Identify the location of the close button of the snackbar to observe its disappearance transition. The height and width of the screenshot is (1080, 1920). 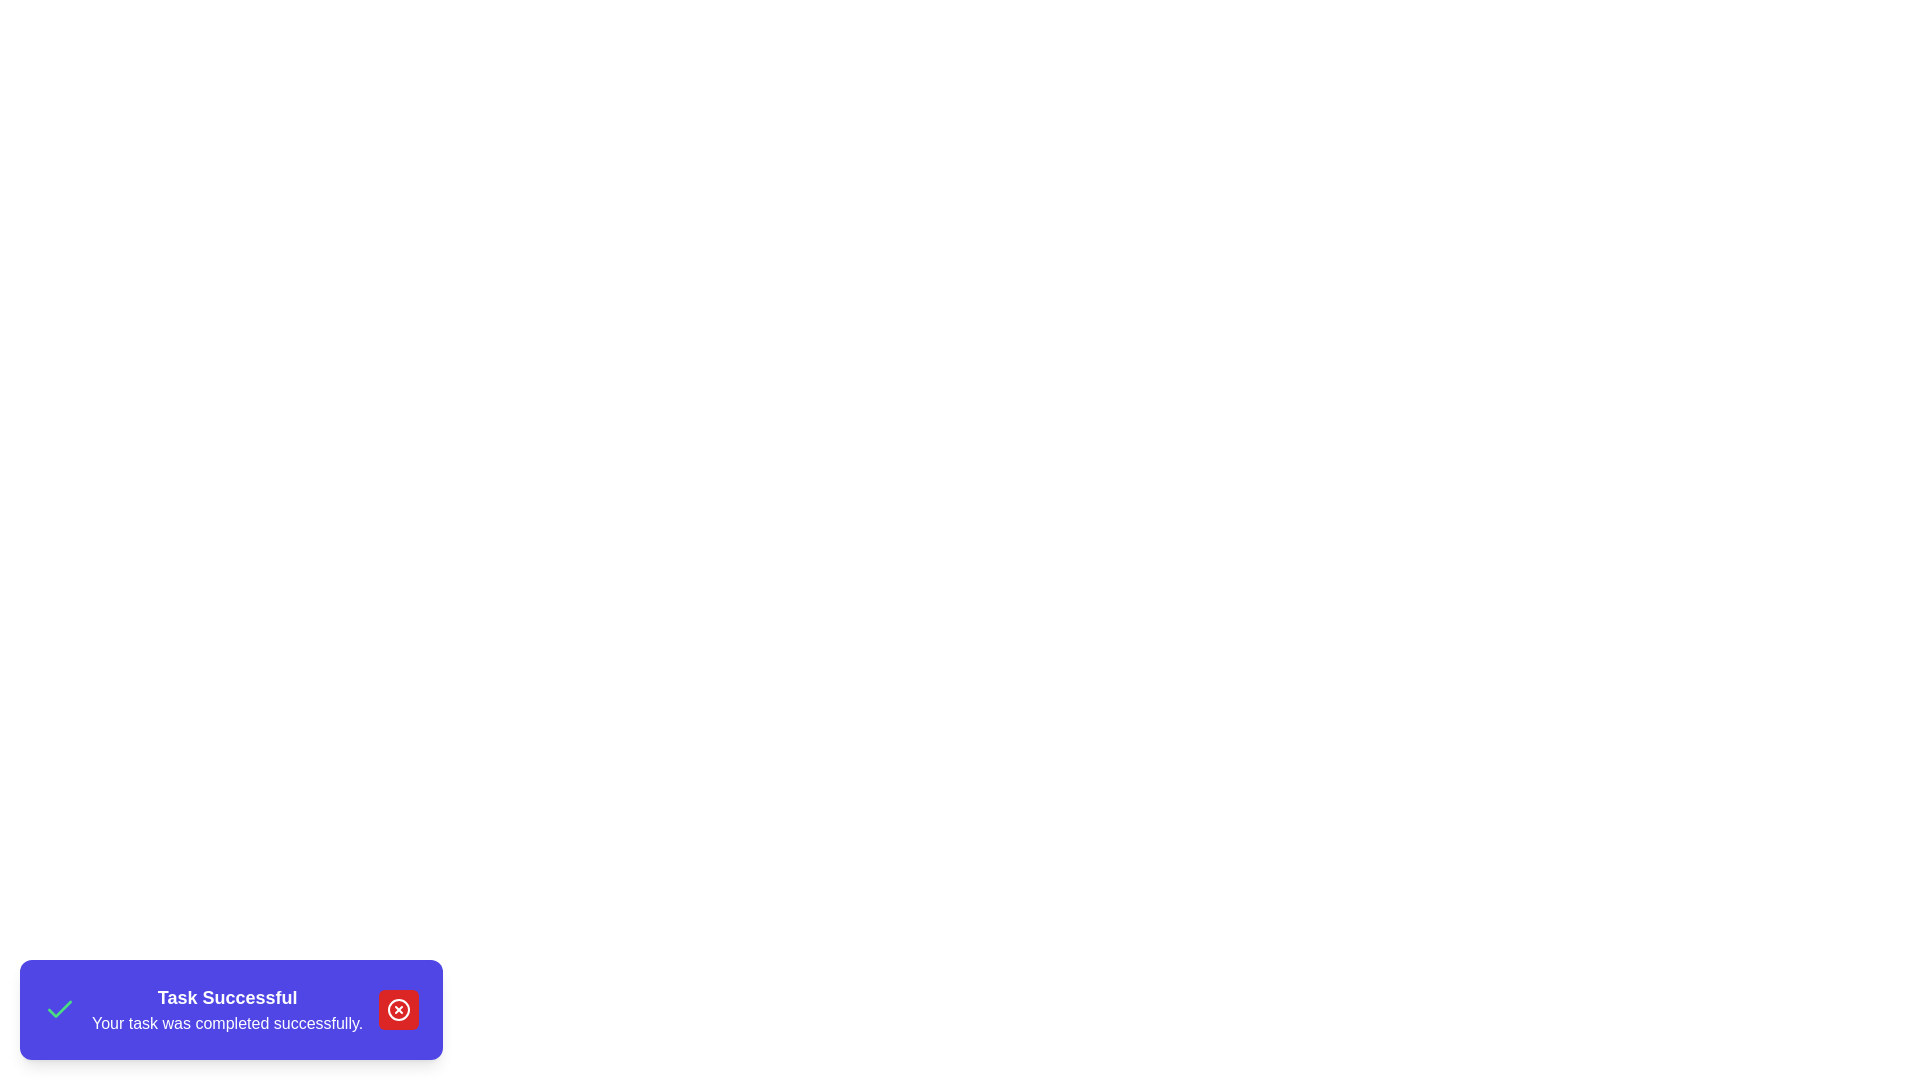
(398, 1010).